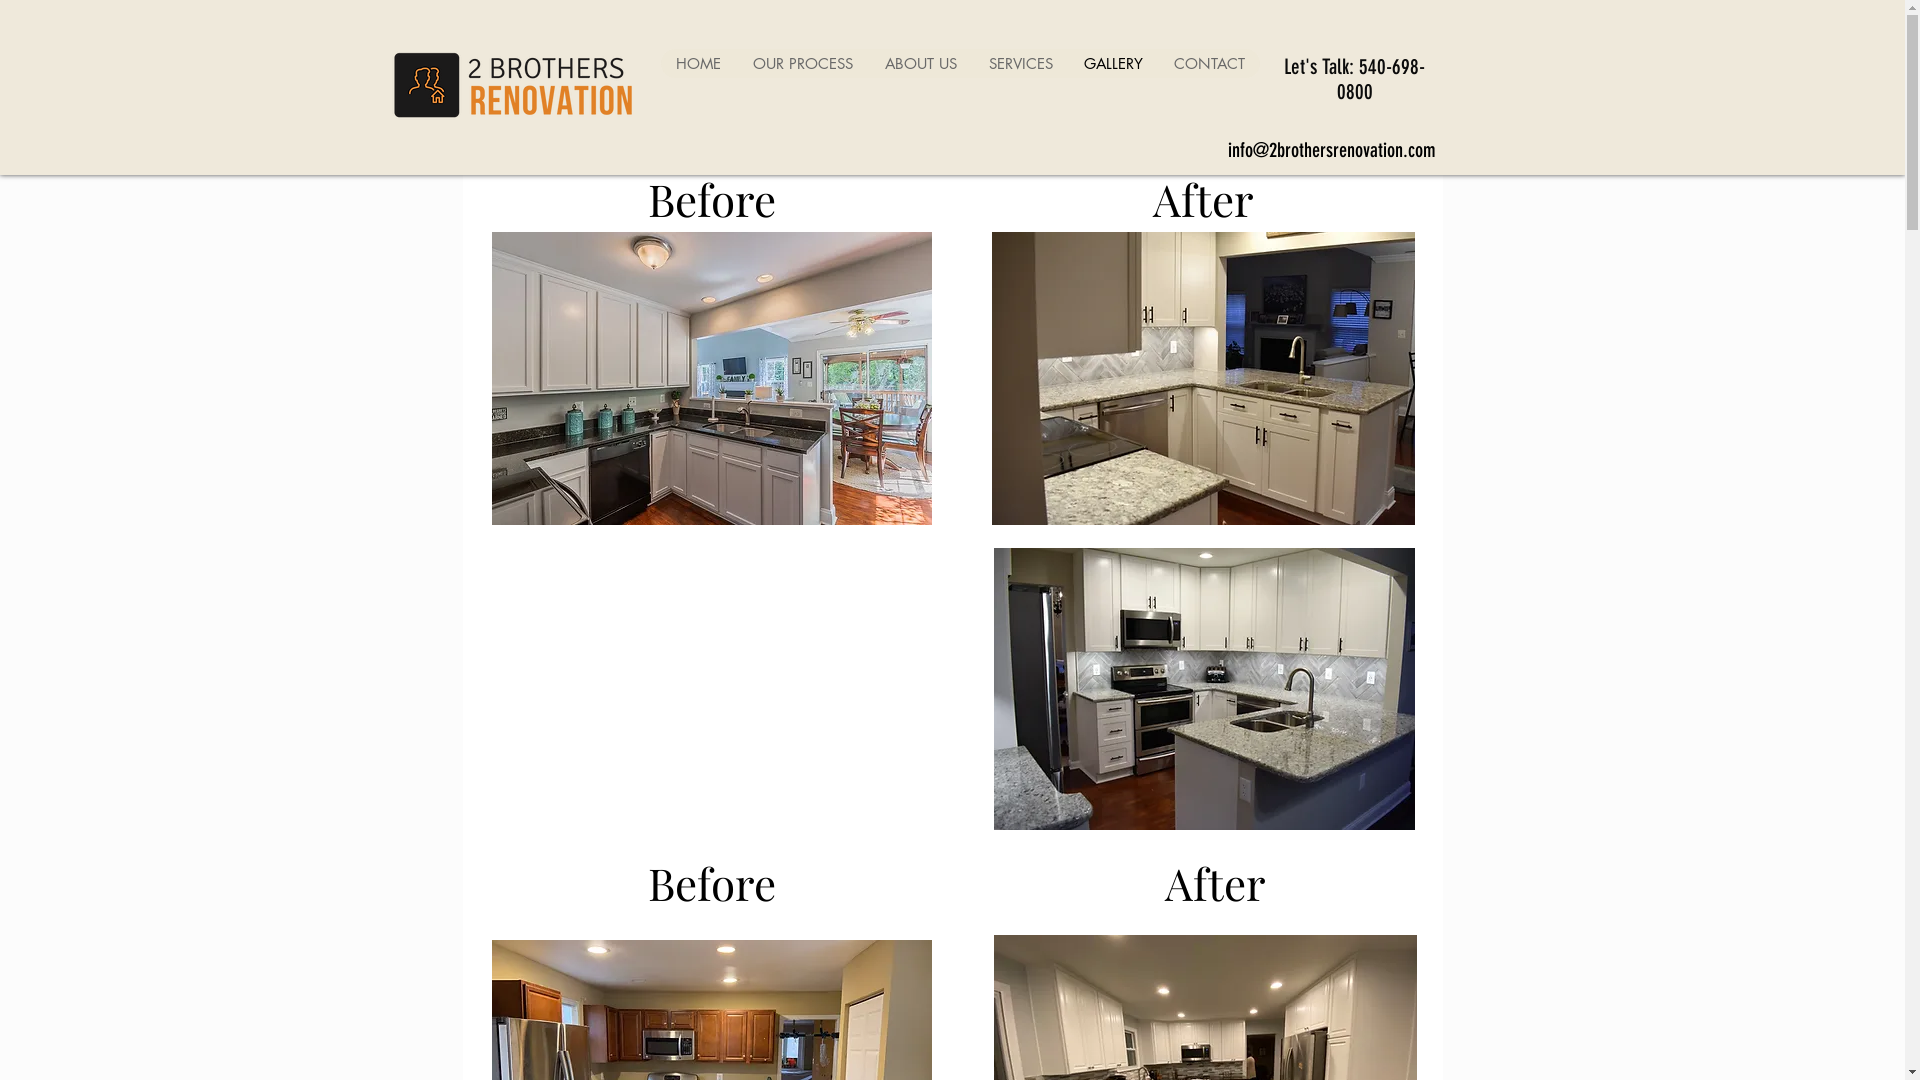 The width and height of the screenshot is (1920, 1080). What do you see at coordinates (1112, 62) in the screenshot?
I see `'GALLERY'` at bounding box center [1112, 62].